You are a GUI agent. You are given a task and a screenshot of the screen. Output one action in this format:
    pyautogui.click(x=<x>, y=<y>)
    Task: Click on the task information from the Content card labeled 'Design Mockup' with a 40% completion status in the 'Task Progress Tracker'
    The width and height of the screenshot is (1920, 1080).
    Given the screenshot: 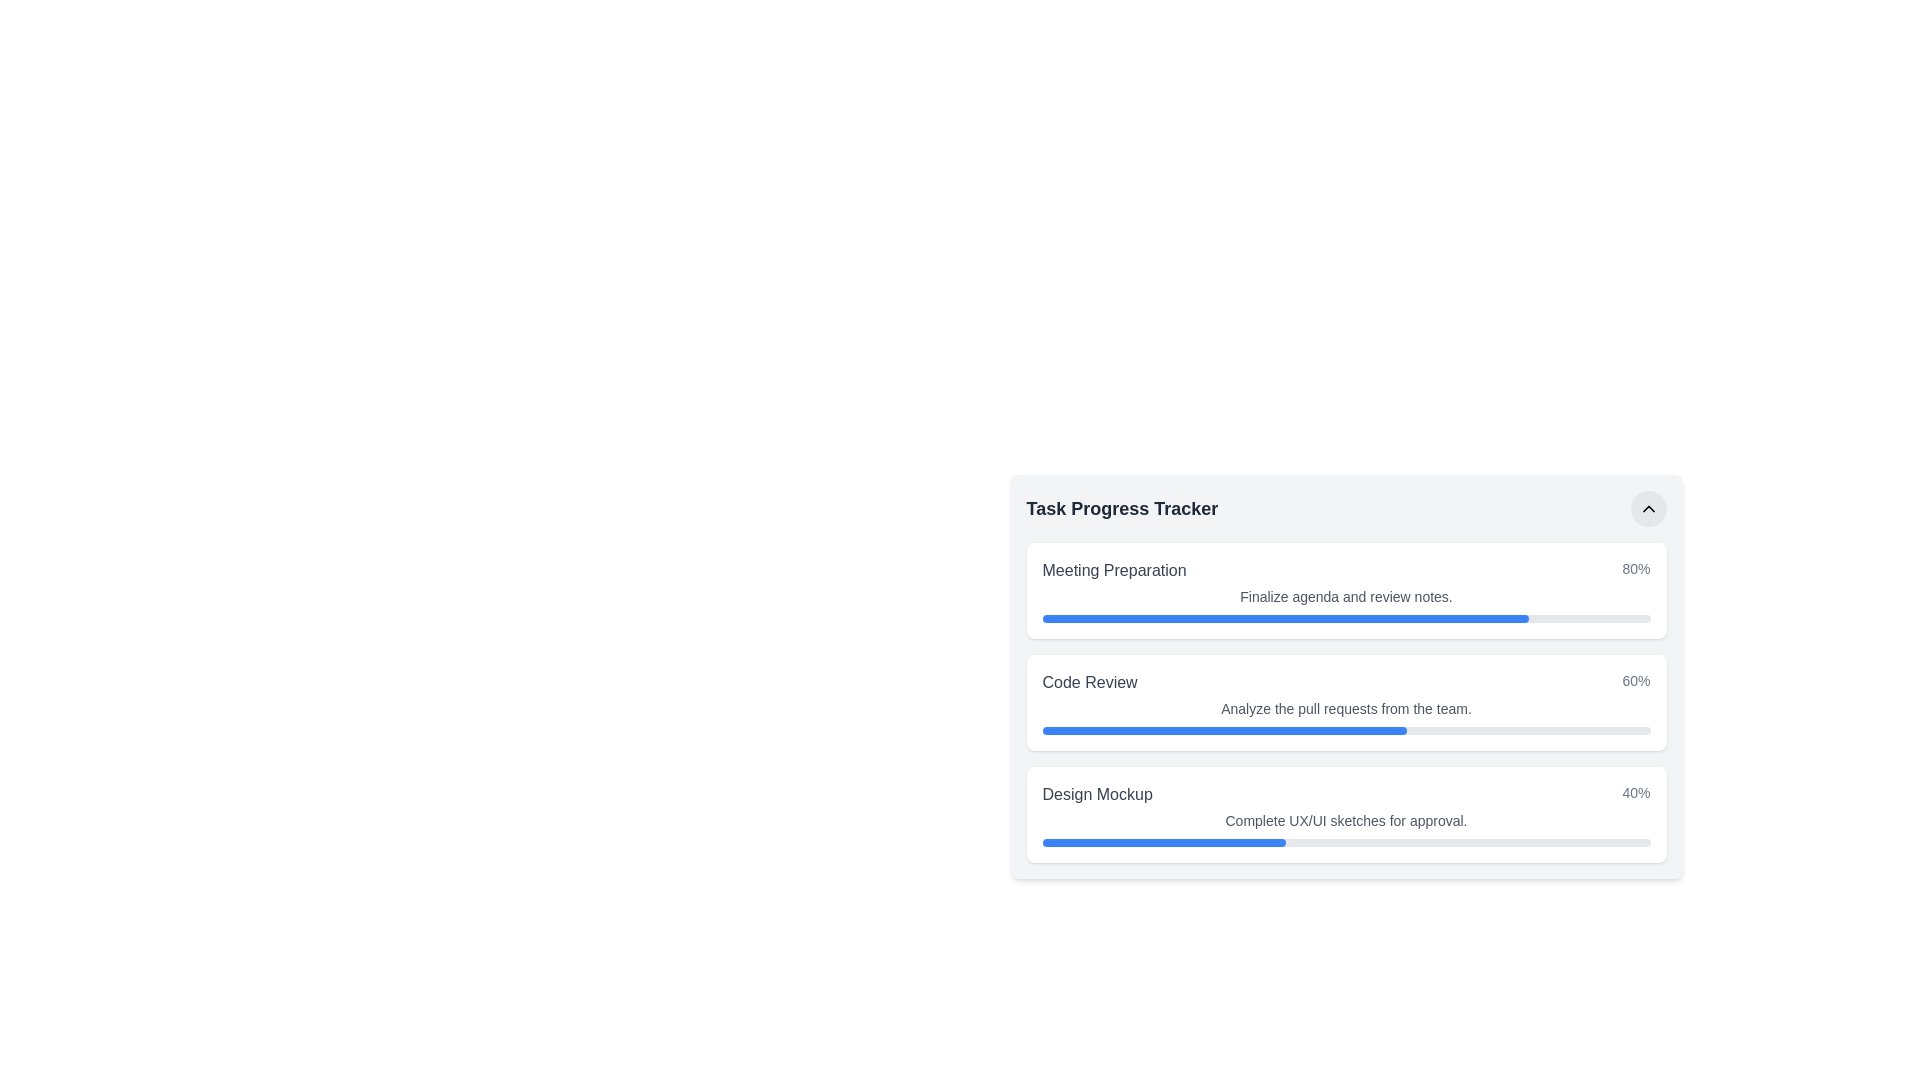 What is the action you would take?
    pyautogui.click(x=1346, y=814)
    